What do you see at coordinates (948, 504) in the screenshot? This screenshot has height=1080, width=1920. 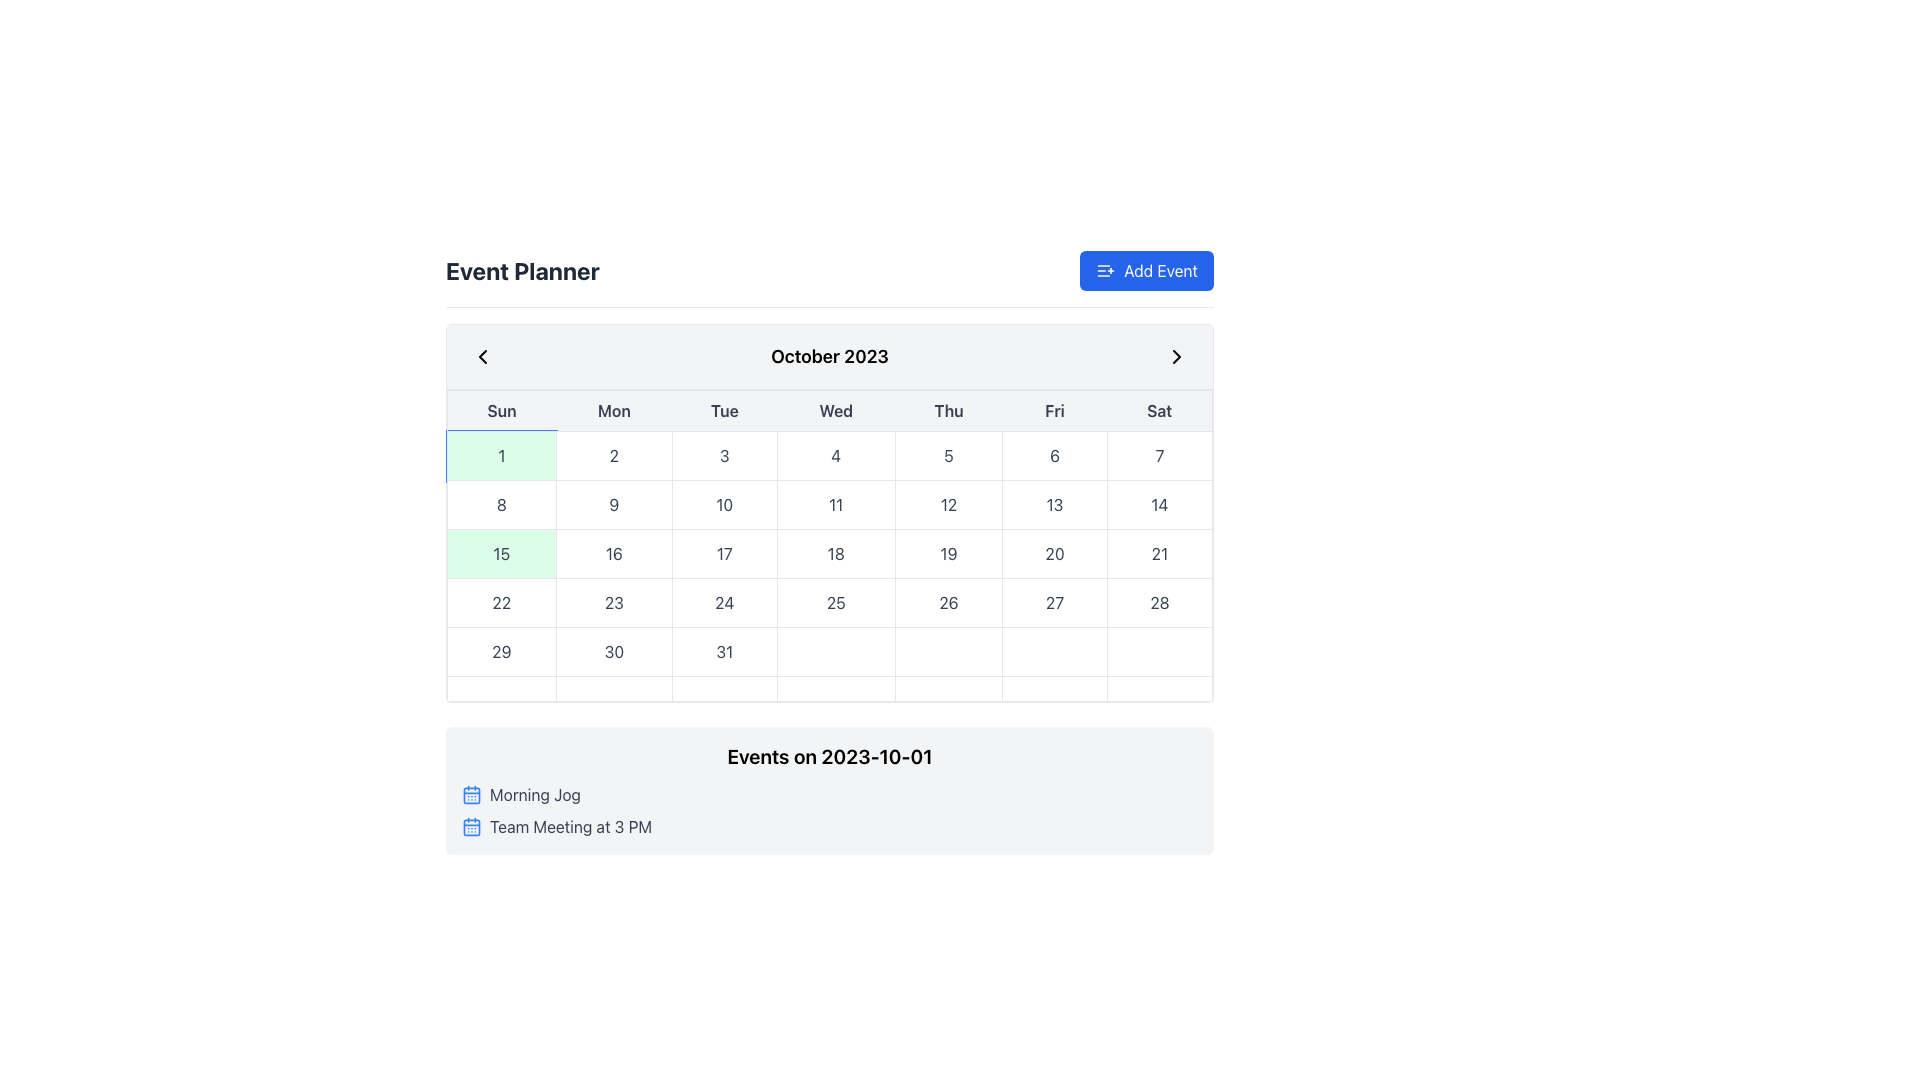 I see `the button-like calendar day item representing the date '12th October 2023'` at bounding box center [948, 504].